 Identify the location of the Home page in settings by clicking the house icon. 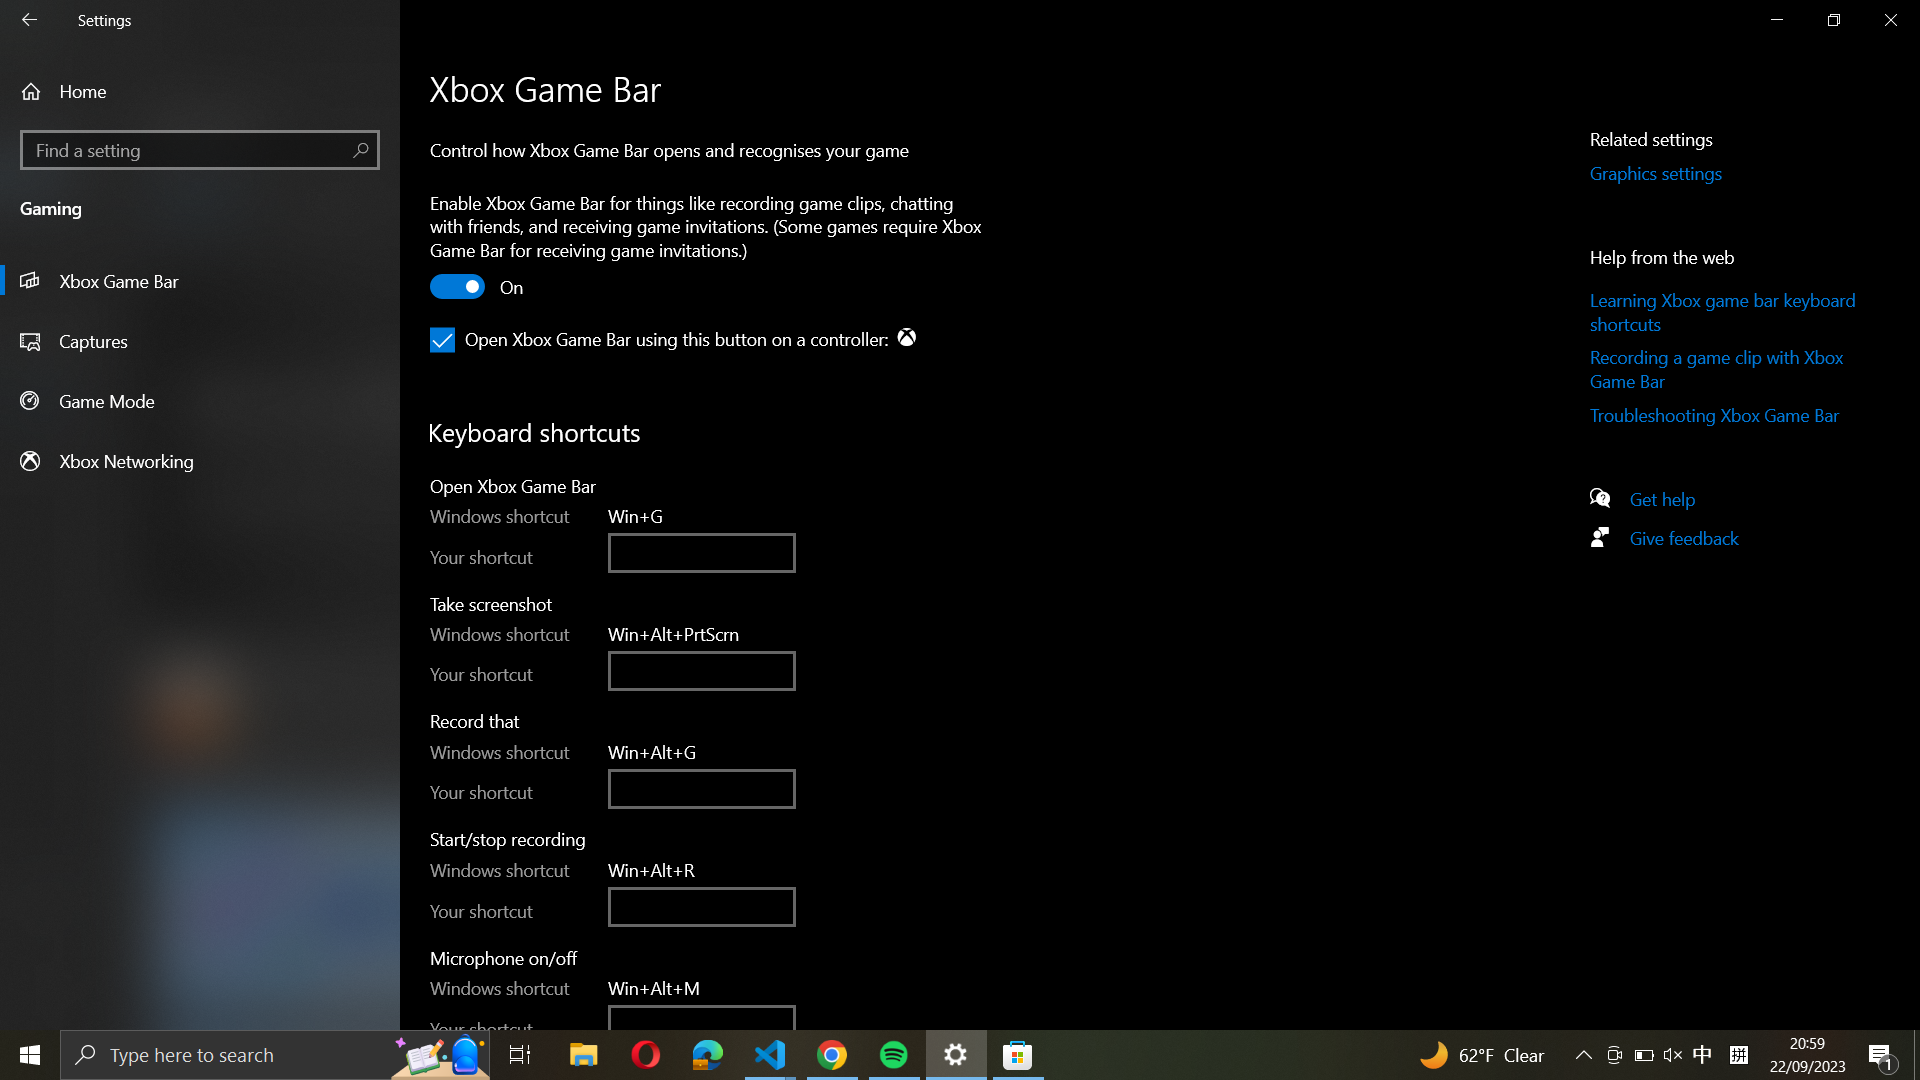
(200, 91).